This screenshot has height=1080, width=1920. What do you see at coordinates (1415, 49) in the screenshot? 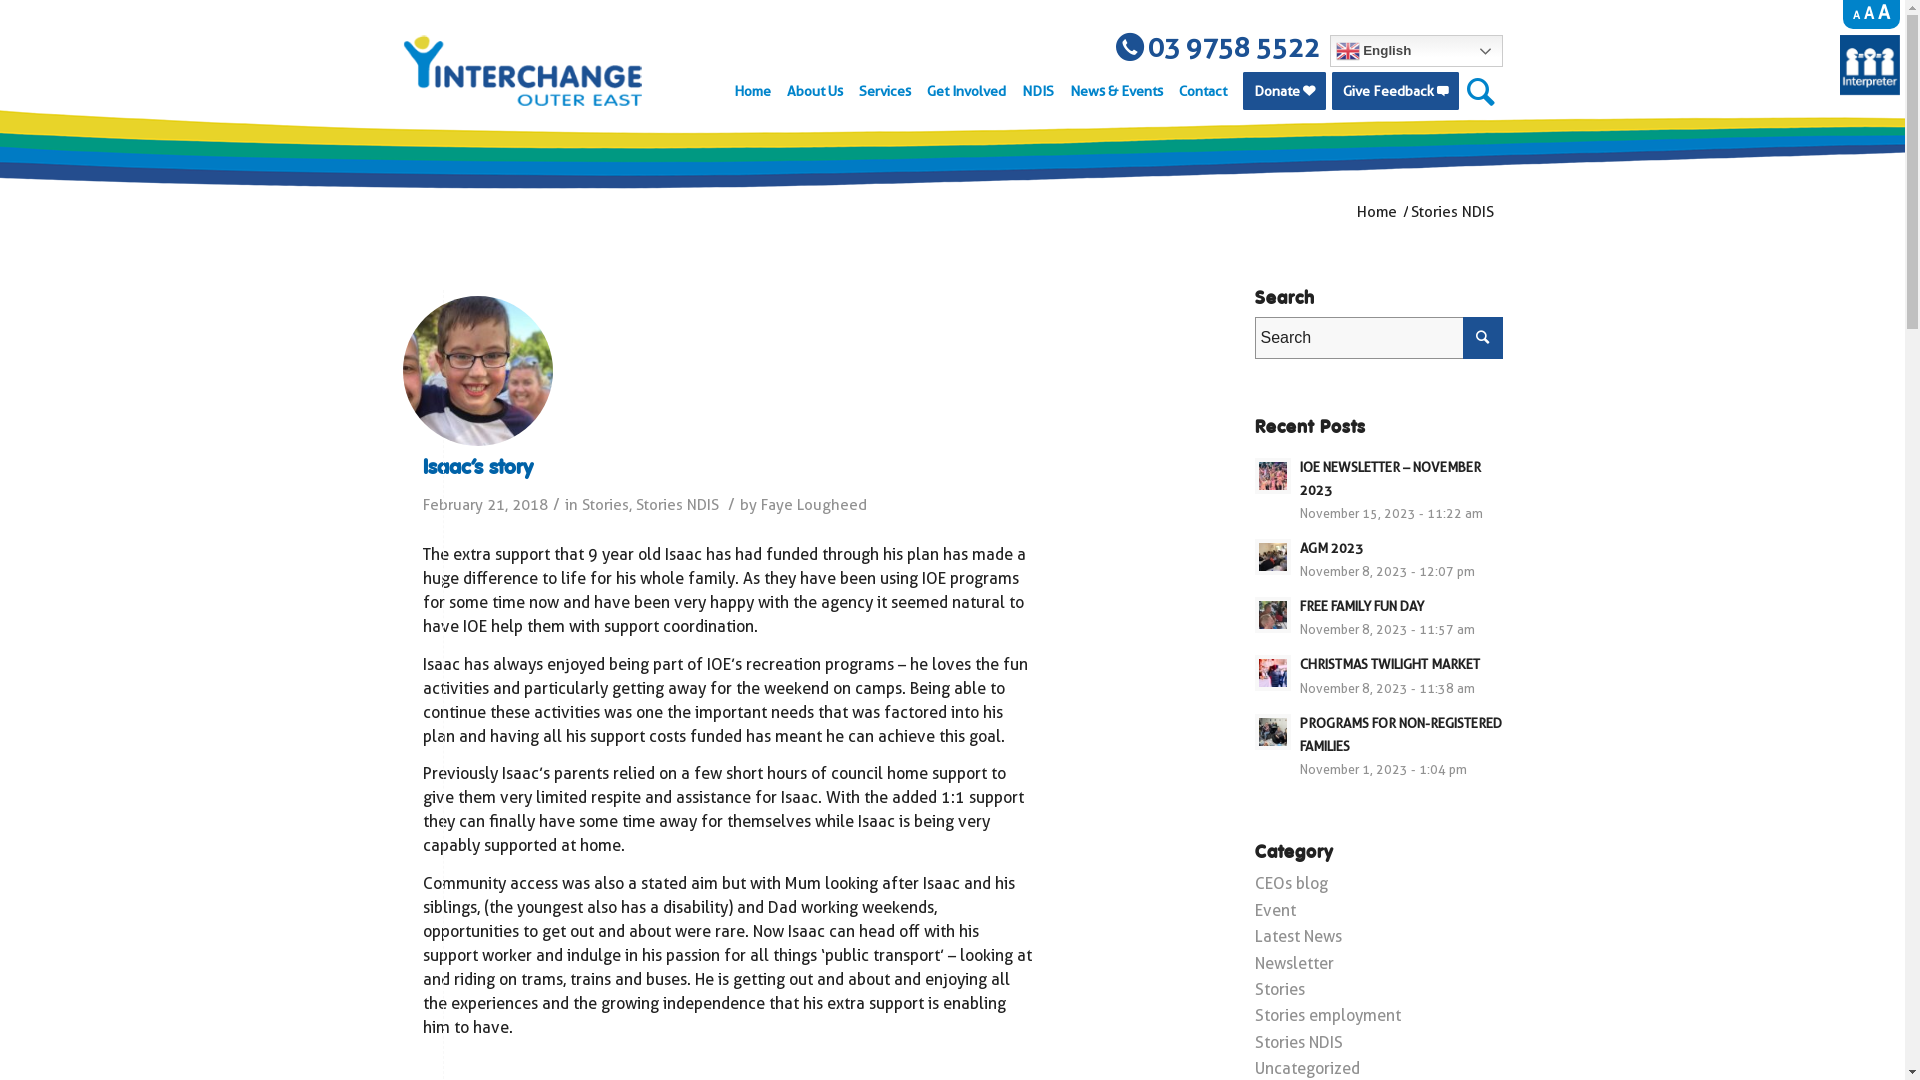
I see `'English'` at bounding box center [1415, 49].